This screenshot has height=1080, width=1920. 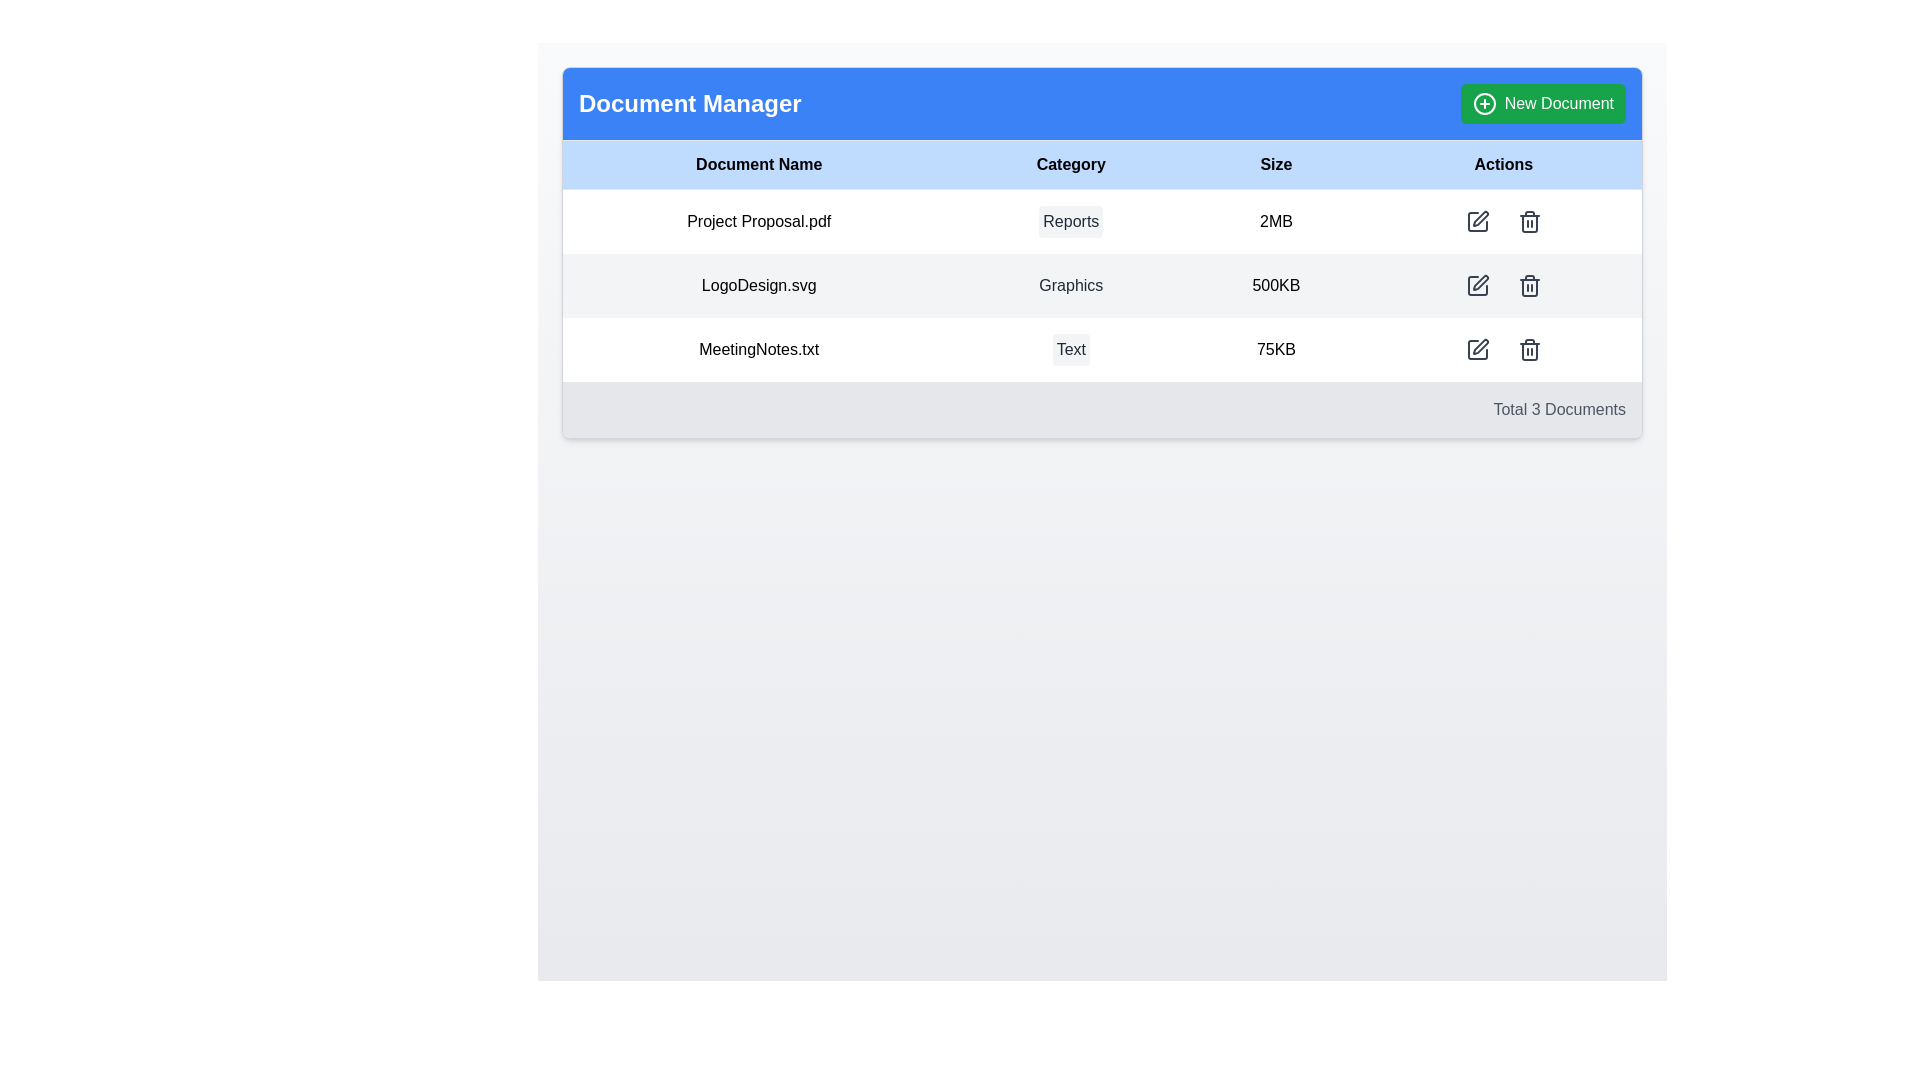 I want to click on the 'Reports' text label, which is a rounded rectangle with a gray background located in the 'Category' column of the first row of a table, so click(x=1070, y=222).